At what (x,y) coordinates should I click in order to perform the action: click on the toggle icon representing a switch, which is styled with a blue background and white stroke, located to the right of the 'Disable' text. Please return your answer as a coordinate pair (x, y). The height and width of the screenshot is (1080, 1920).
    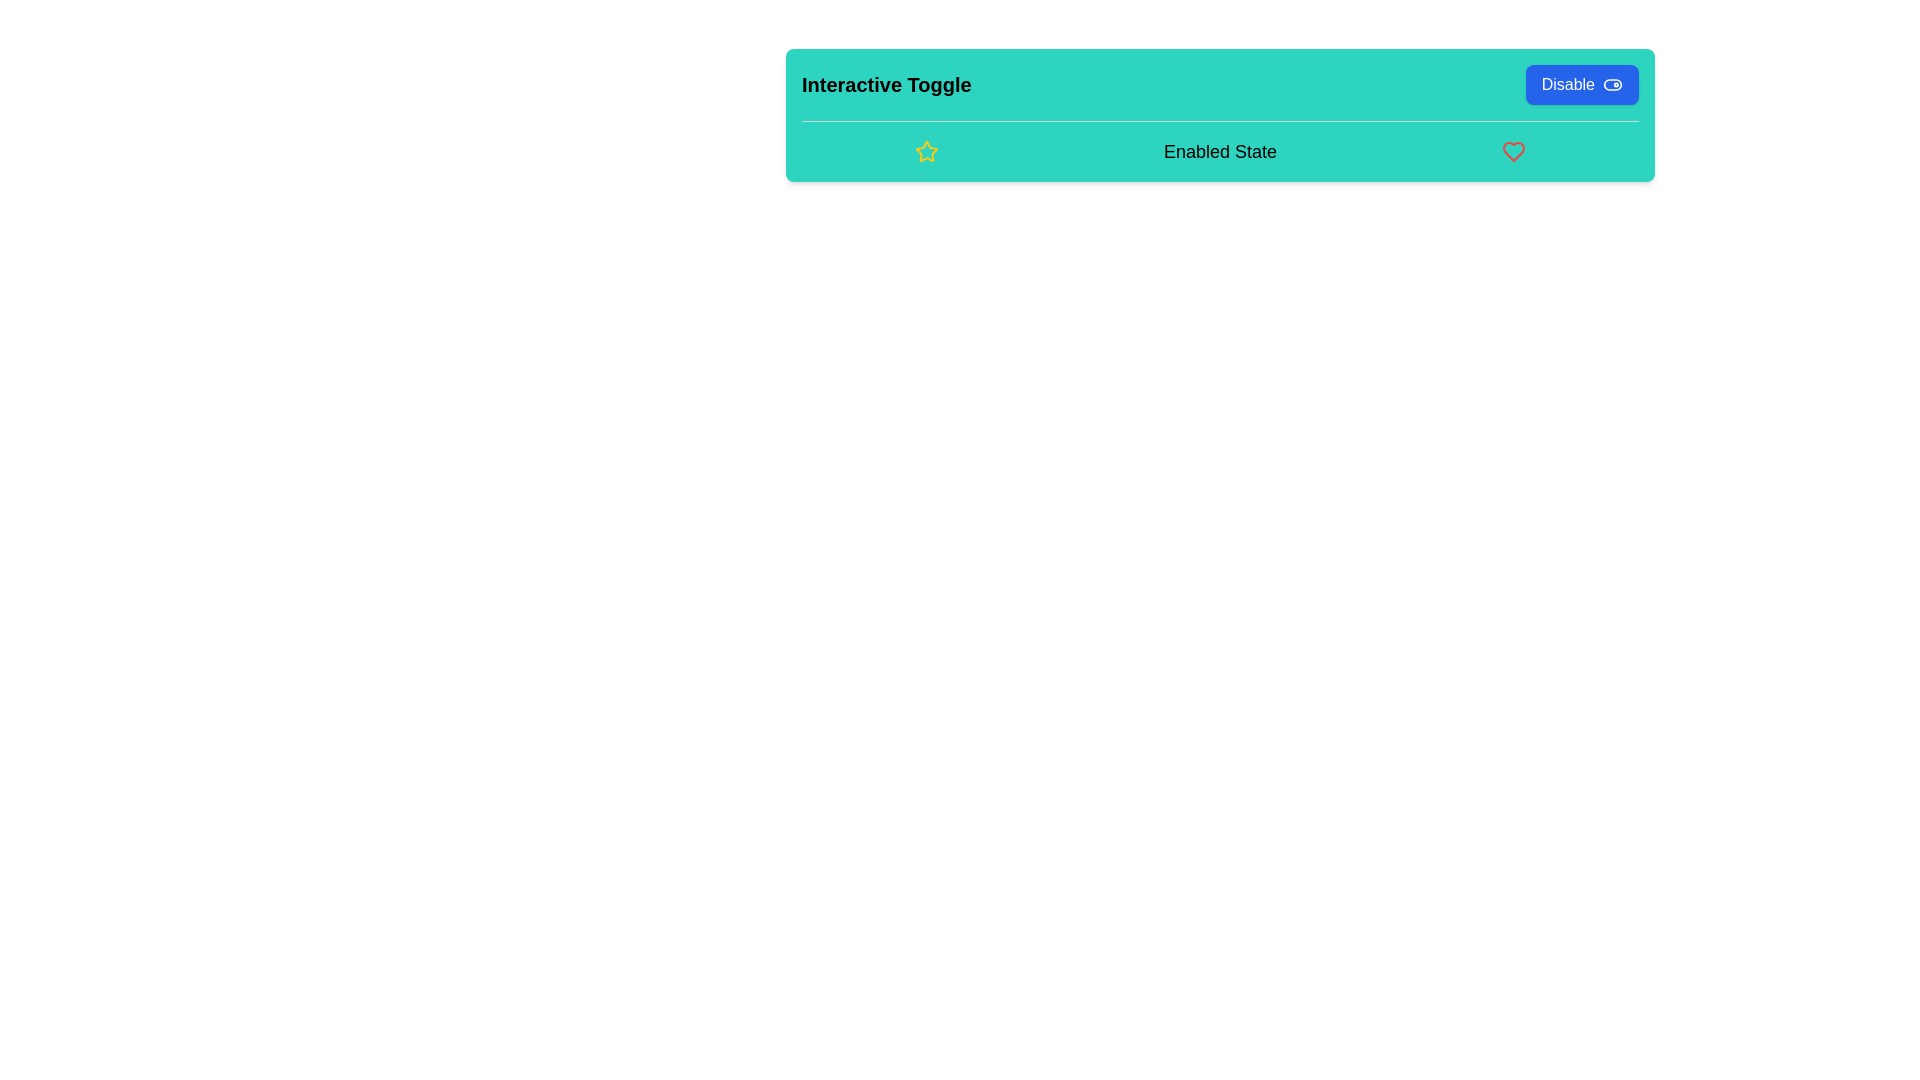
    Looking at the image, I should click on (1612, 83).